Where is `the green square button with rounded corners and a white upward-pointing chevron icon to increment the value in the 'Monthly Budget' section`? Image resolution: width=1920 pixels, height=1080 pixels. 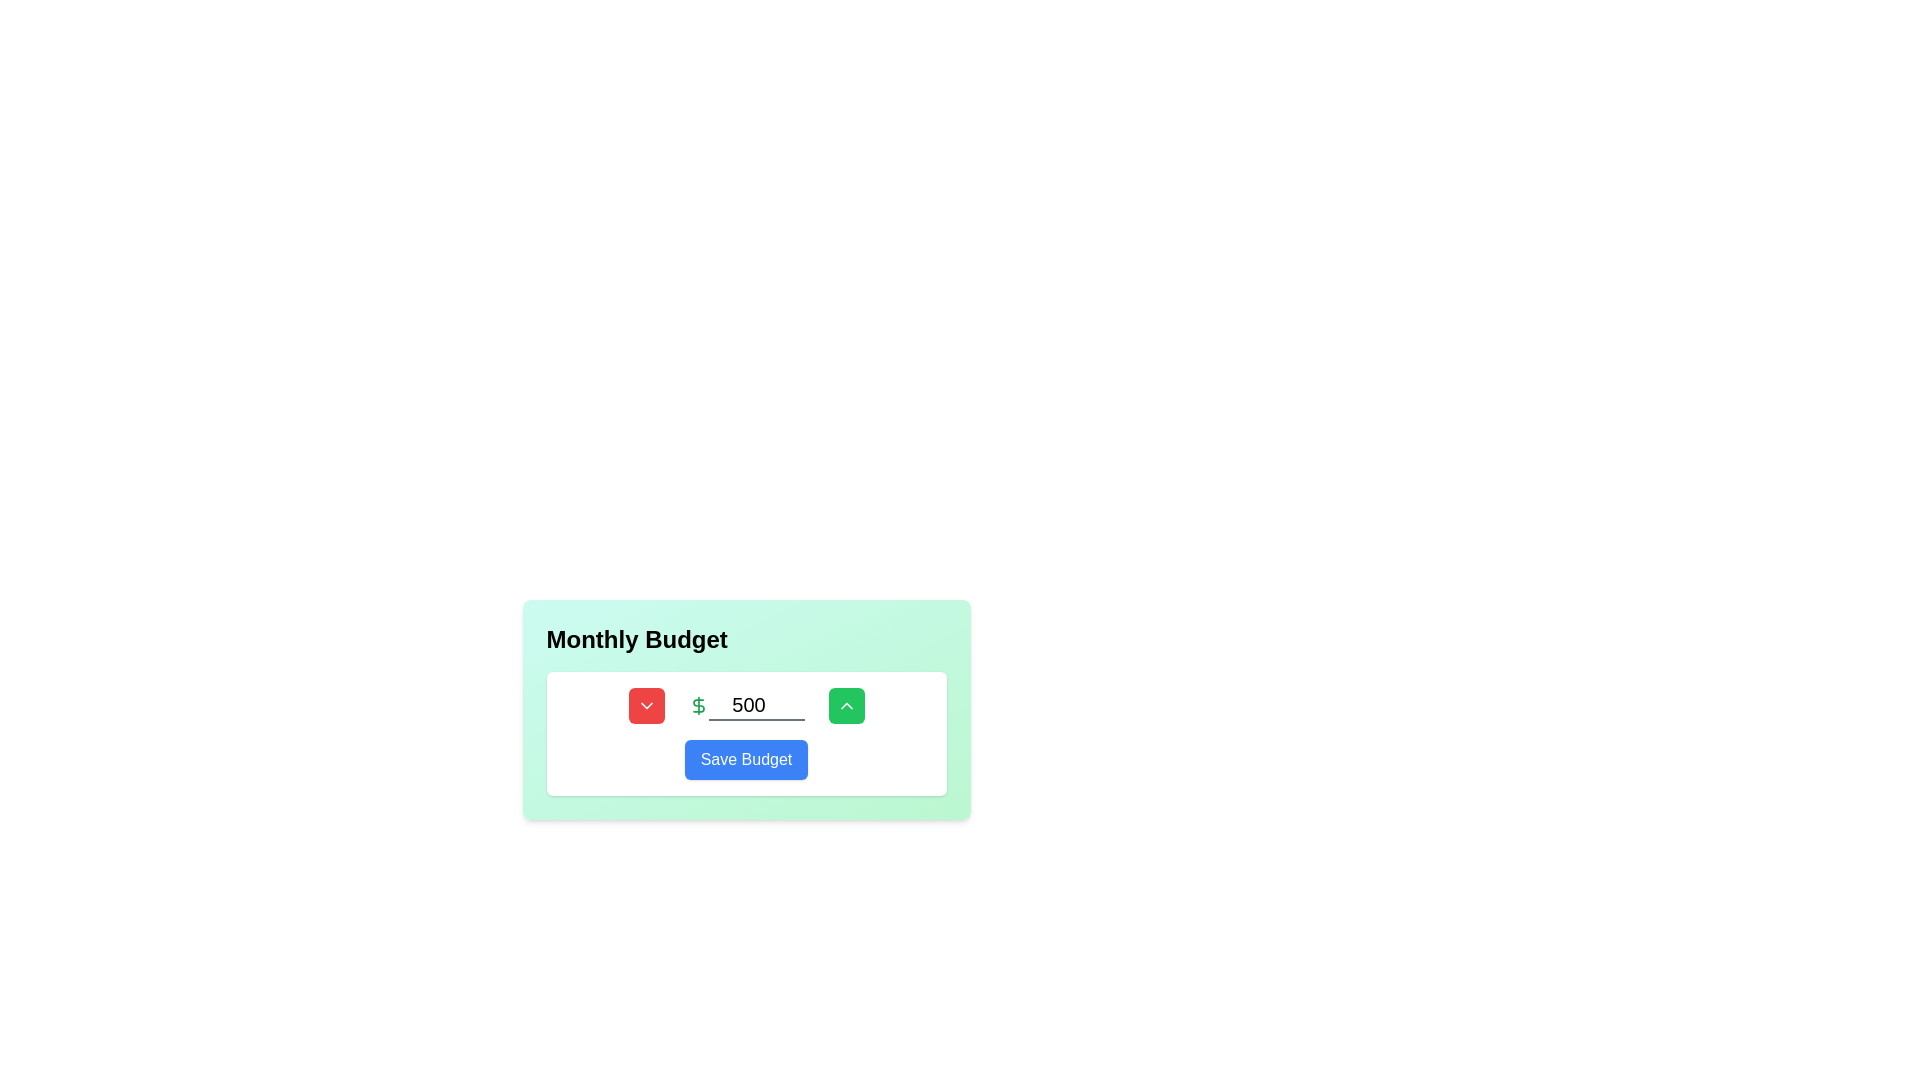 the green square button with rounded corners and a white upward-pointing chevron icon to increment the value in the 'Monthly Budget' section is located at coordinates (846, 704).